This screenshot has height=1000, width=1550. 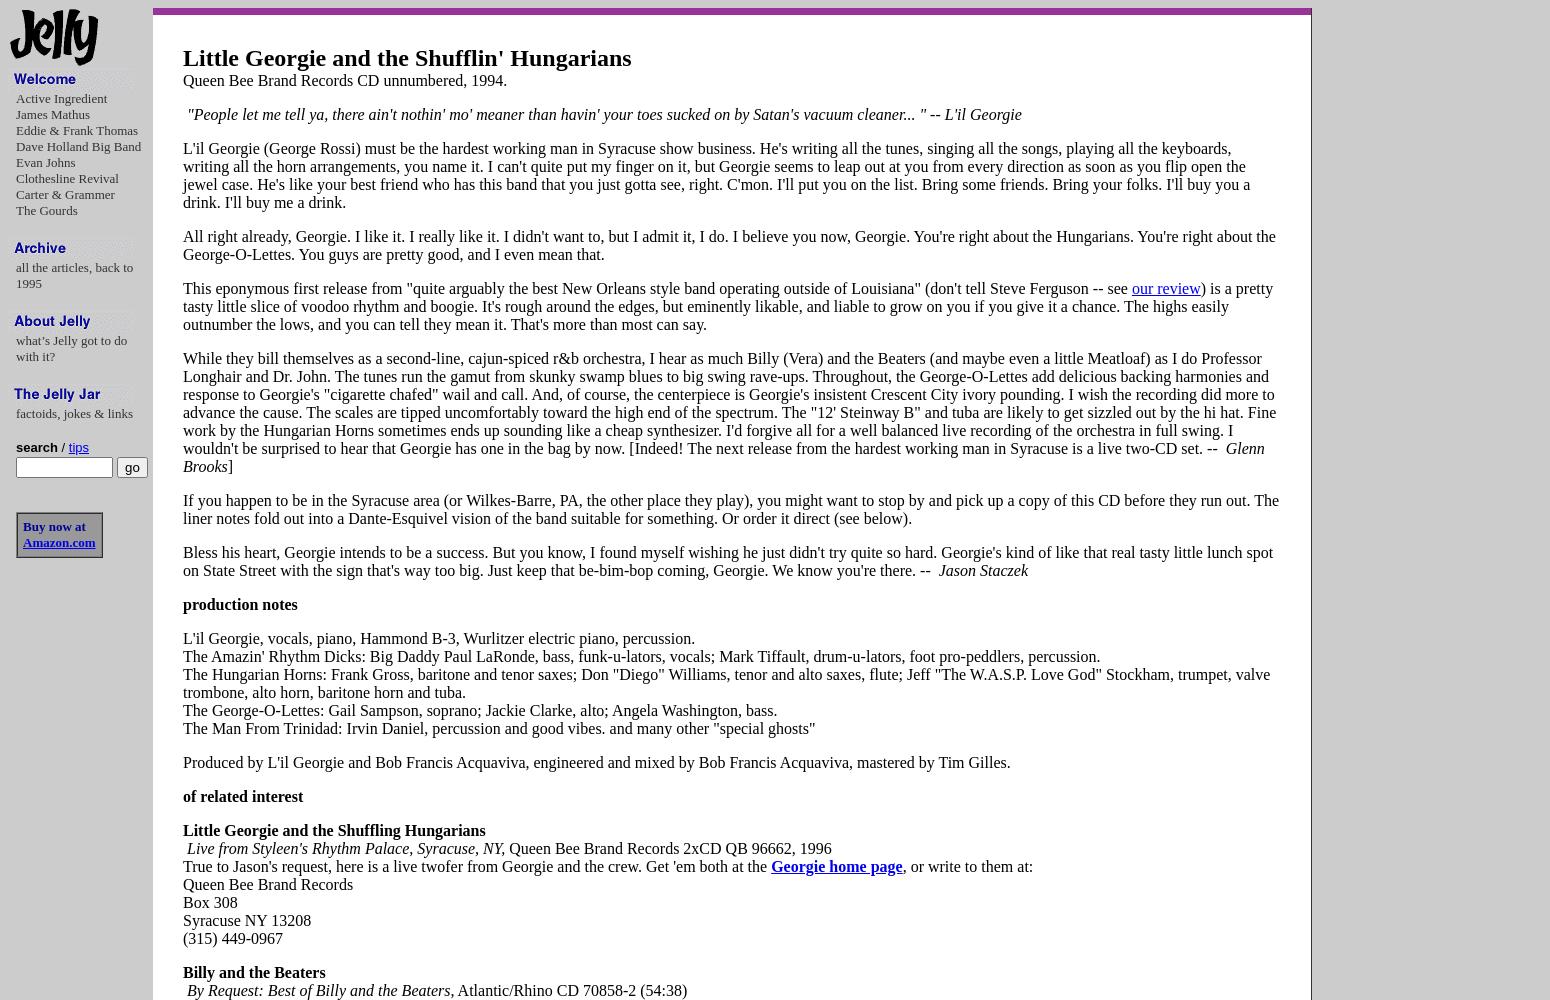 I want to click on 'our review', so click(x=1165, y=288).